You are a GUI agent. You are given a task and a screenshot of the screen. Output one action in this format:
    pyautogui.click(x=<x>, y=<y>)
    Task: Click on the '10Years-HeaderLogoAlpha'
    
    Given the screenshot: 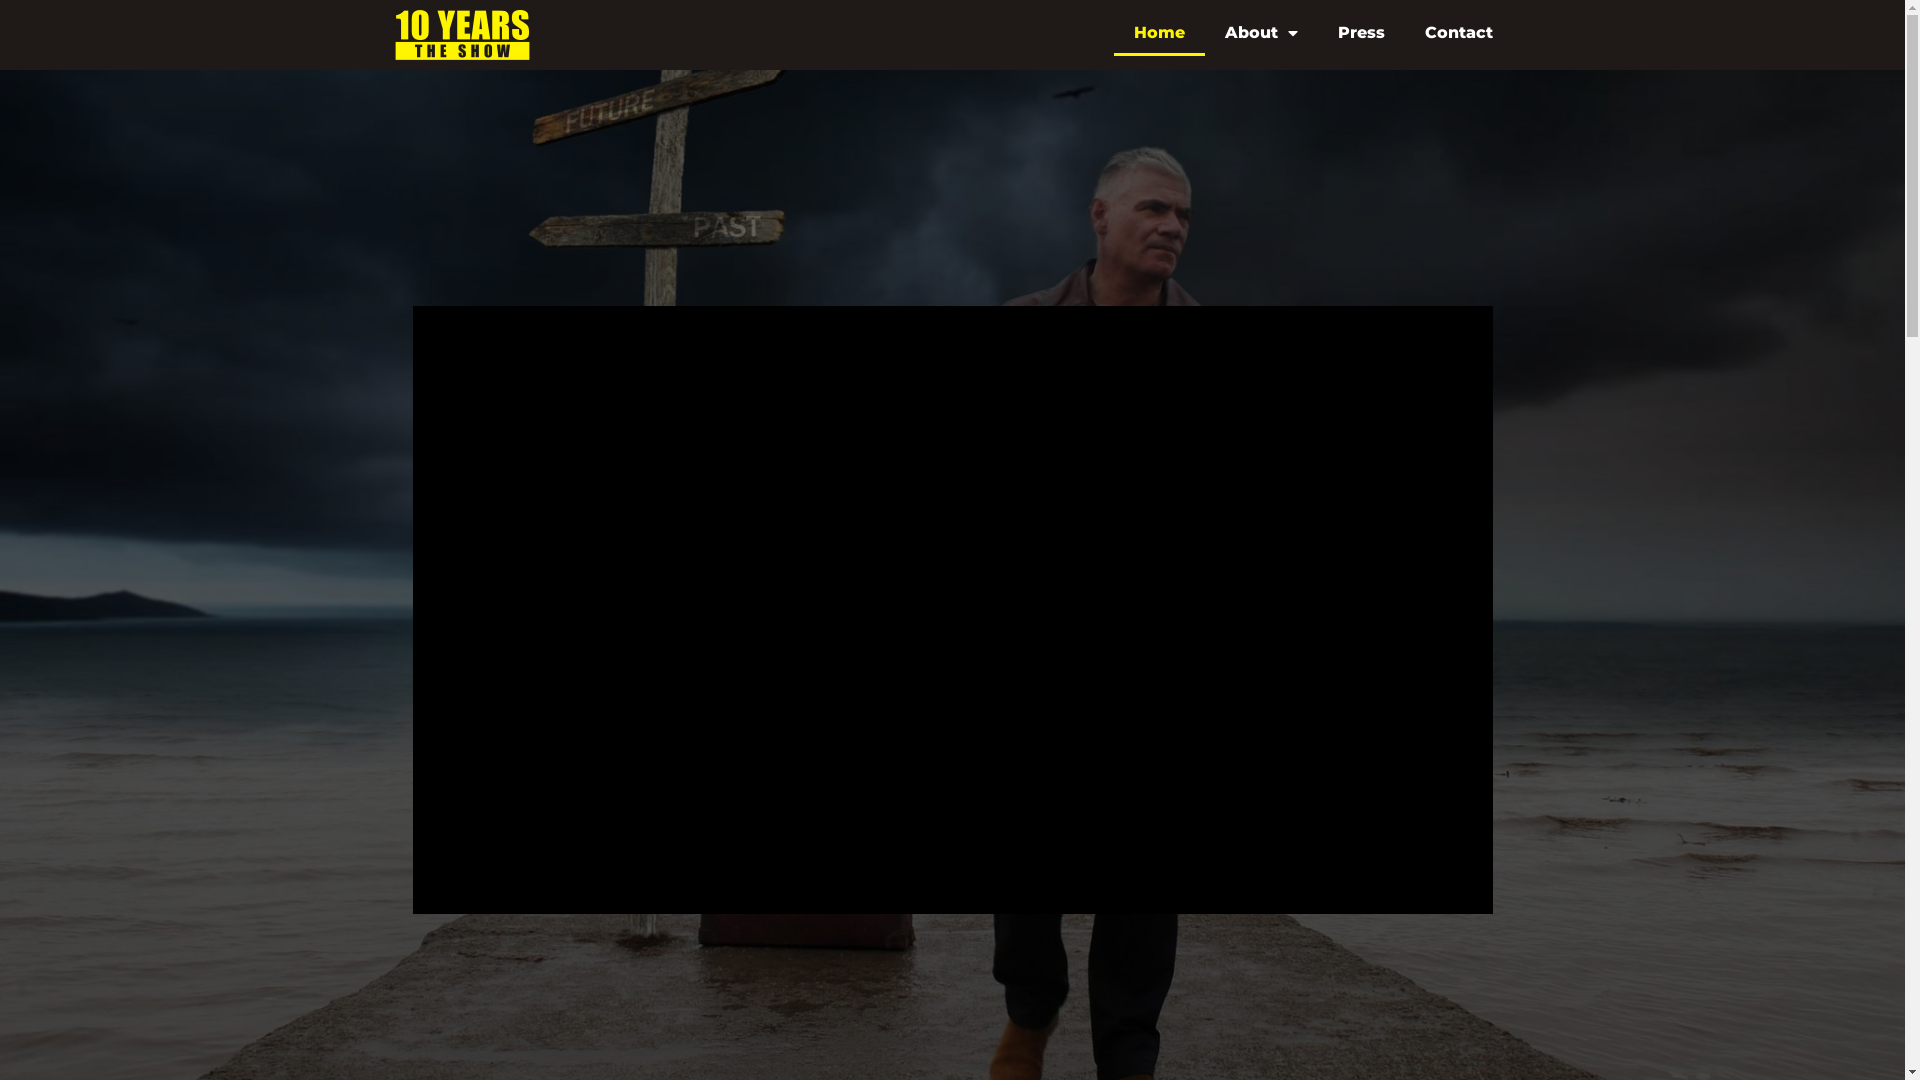 What is the action you would take?
    pyautogui.click(x=460, y=34)
    